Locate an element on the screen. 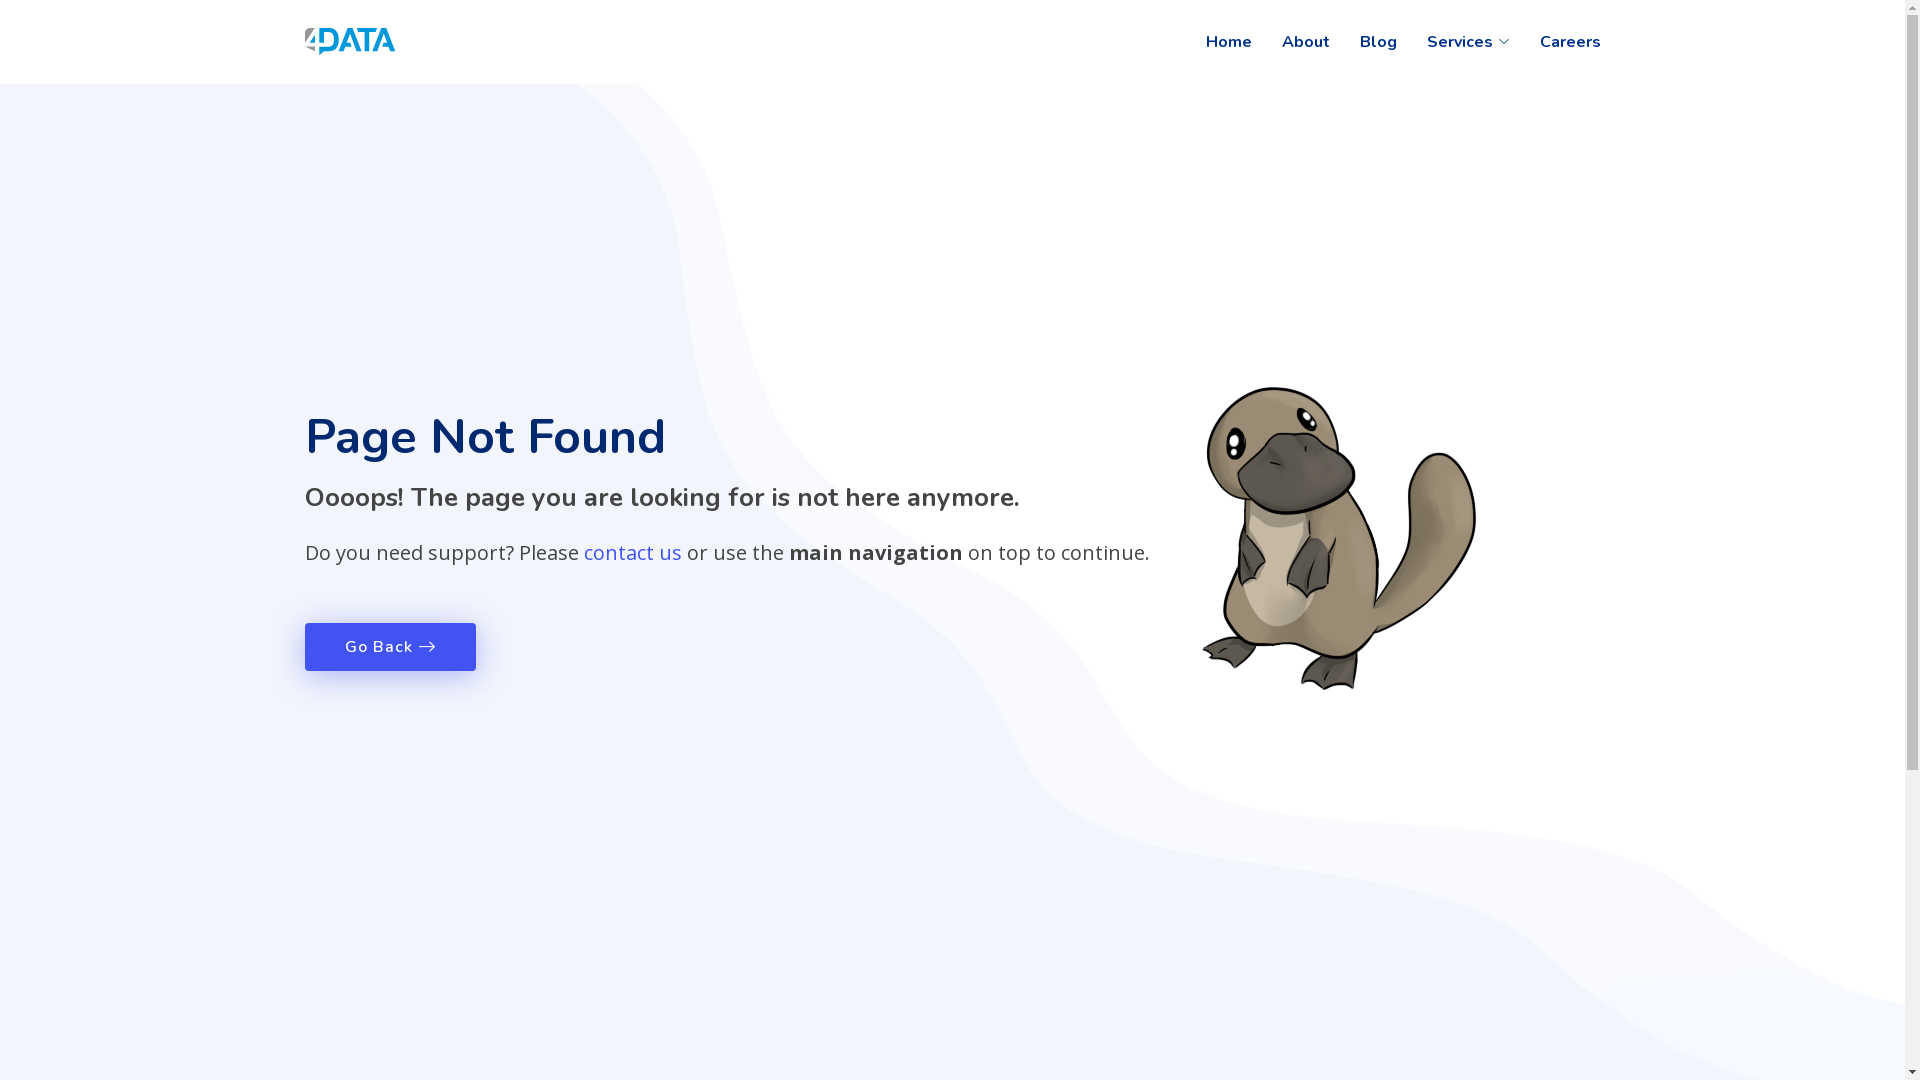 Image resolution: width=1920 pixels, height=1080 pixels. 'Services' is located at coordinates (1452, 42).